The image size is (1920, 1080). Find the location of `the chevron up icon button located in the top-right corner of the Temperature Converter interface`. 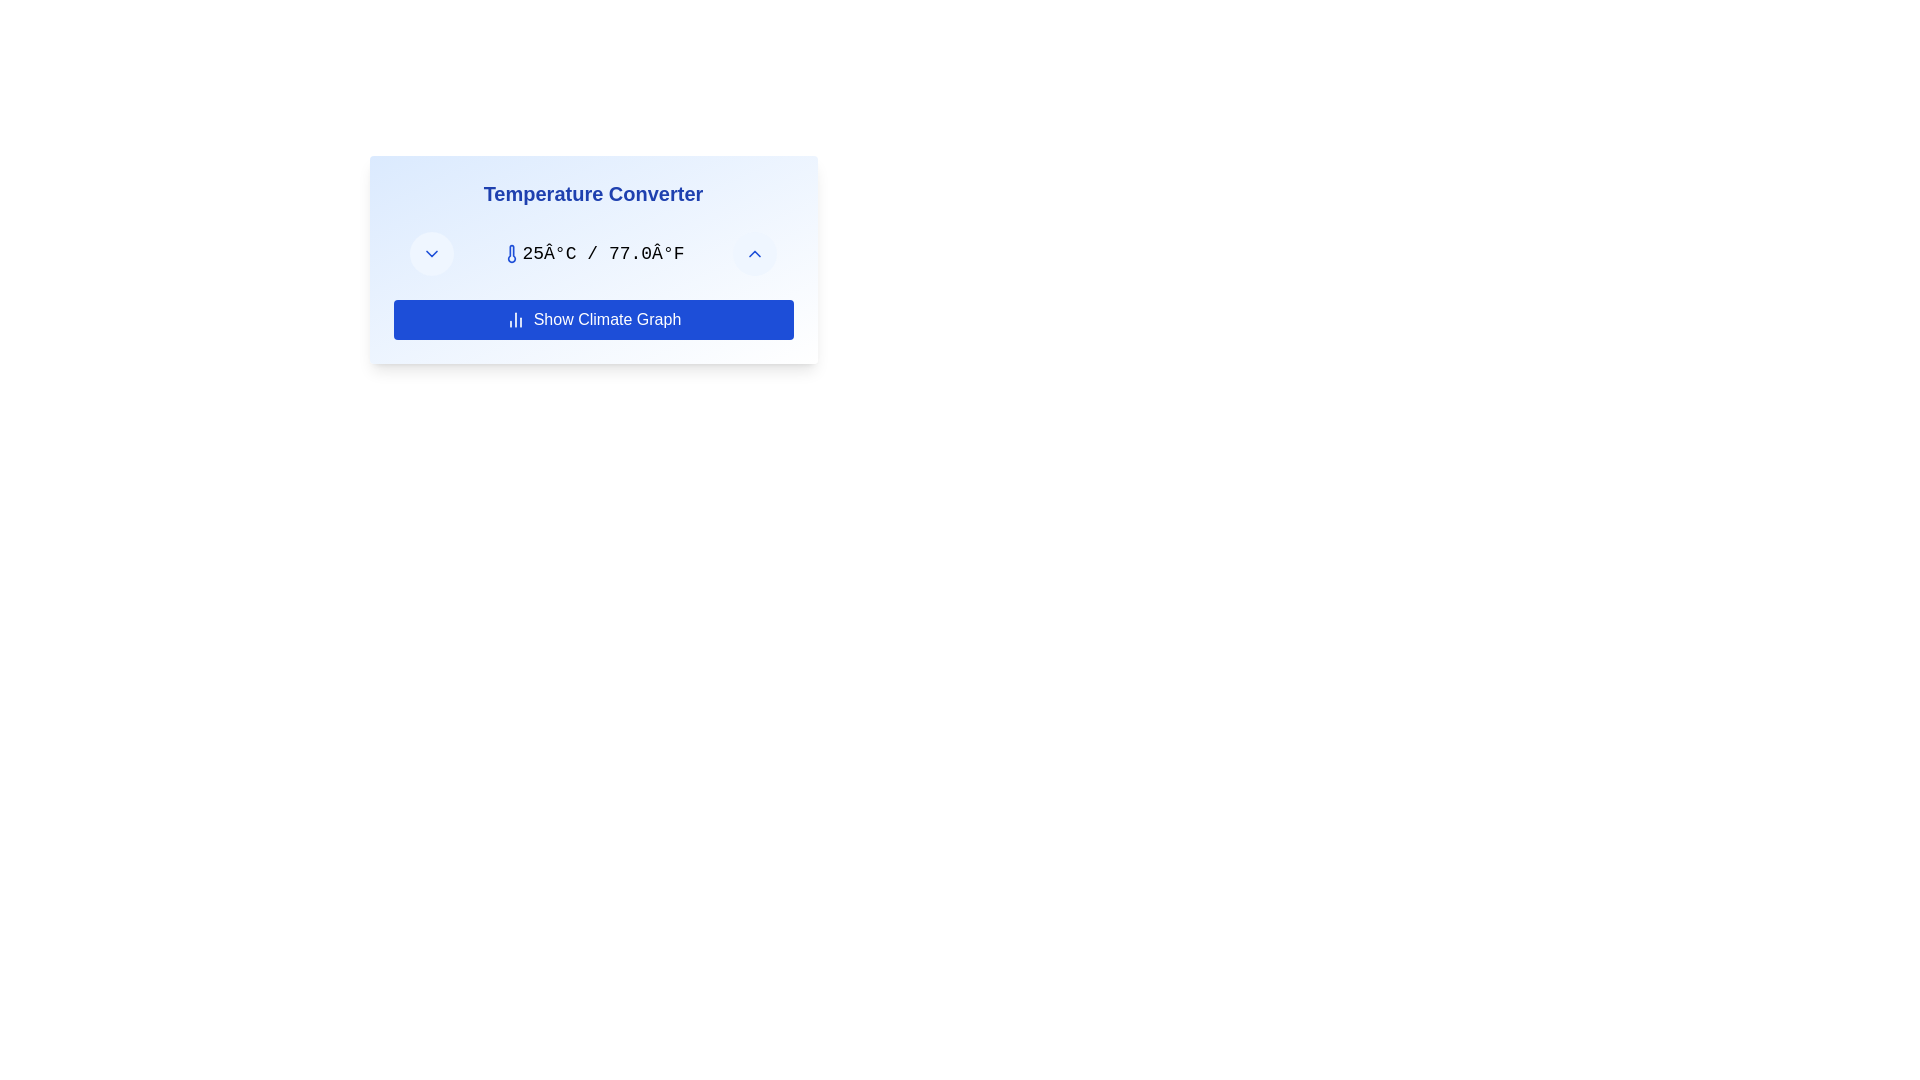

the chevron up icon button located in the top-right corner of the Temperature Converter interface is located at coordinates (754, 253).